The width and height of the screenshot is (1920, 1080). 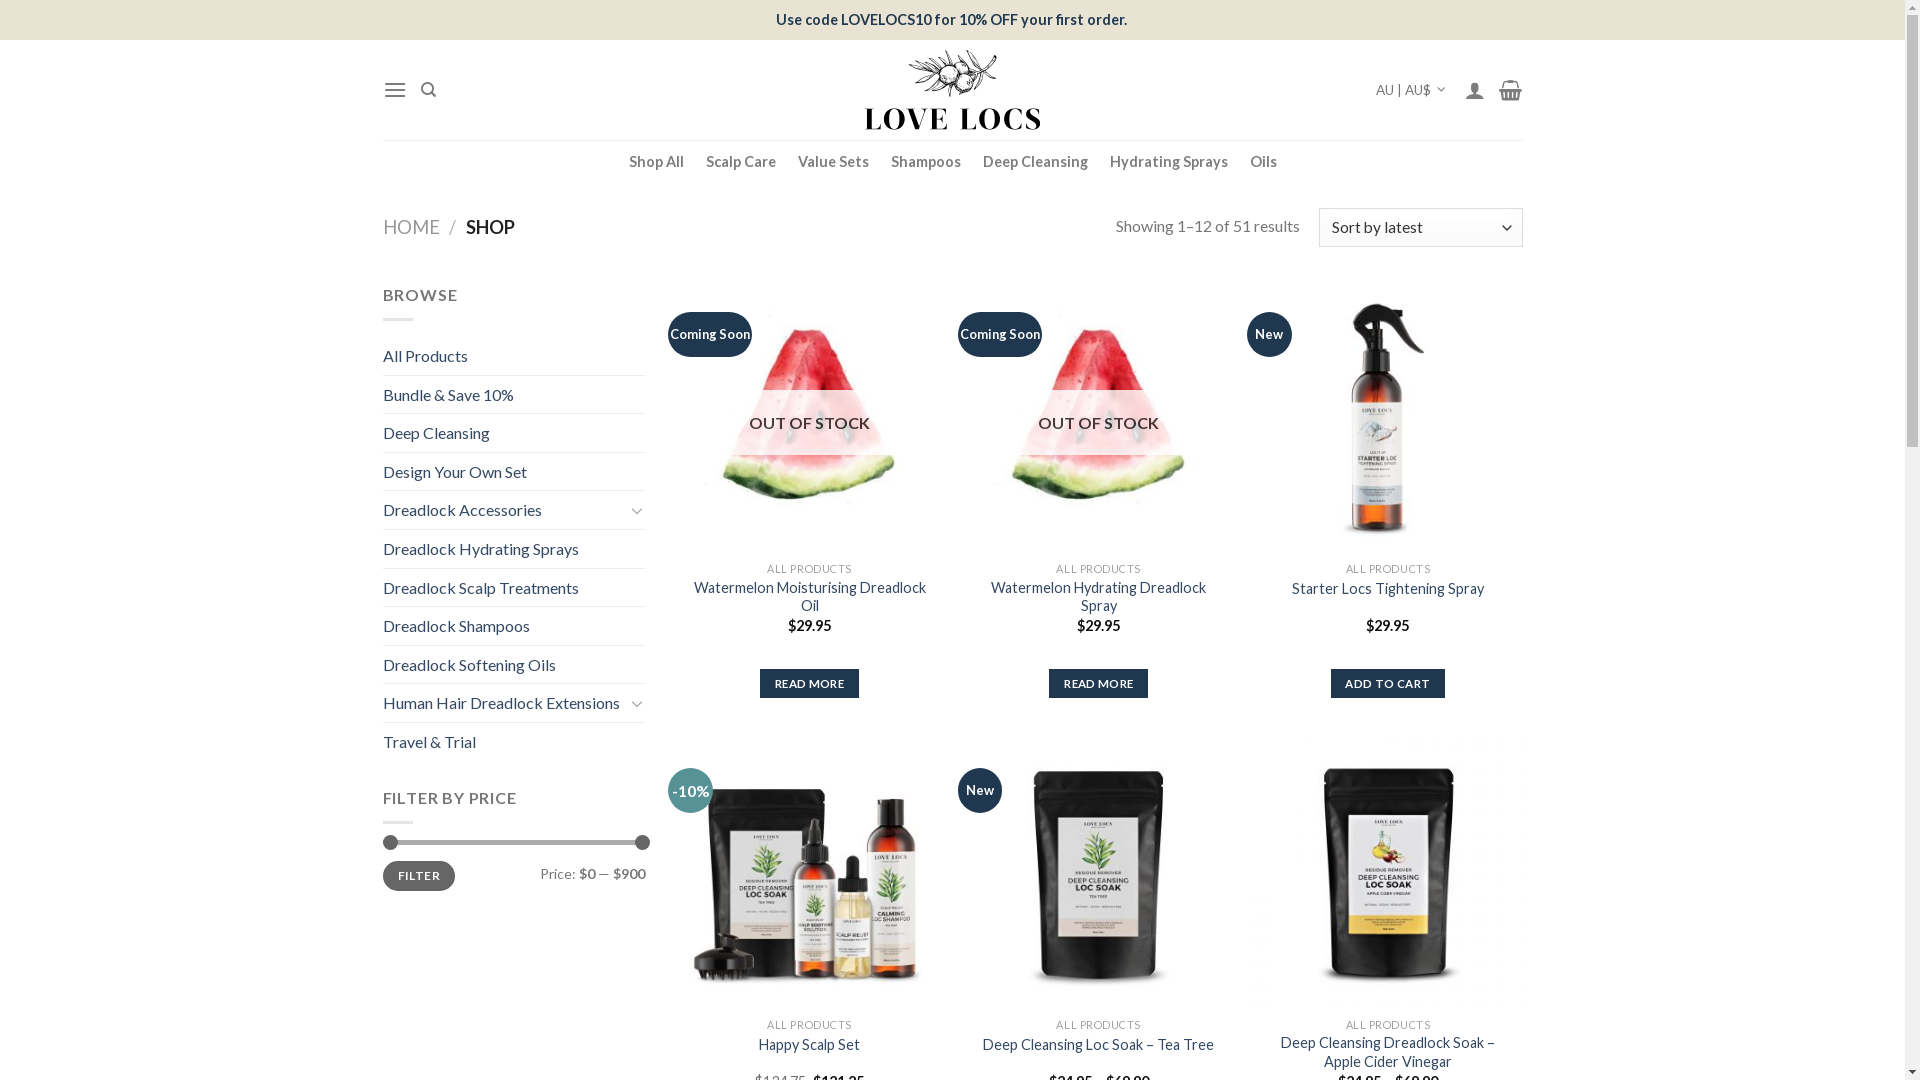 What do you see at coordinates (809, 1044) in the screenshot?
I see `'Happy Scalp Set'` at bounding box center [809, 1044].